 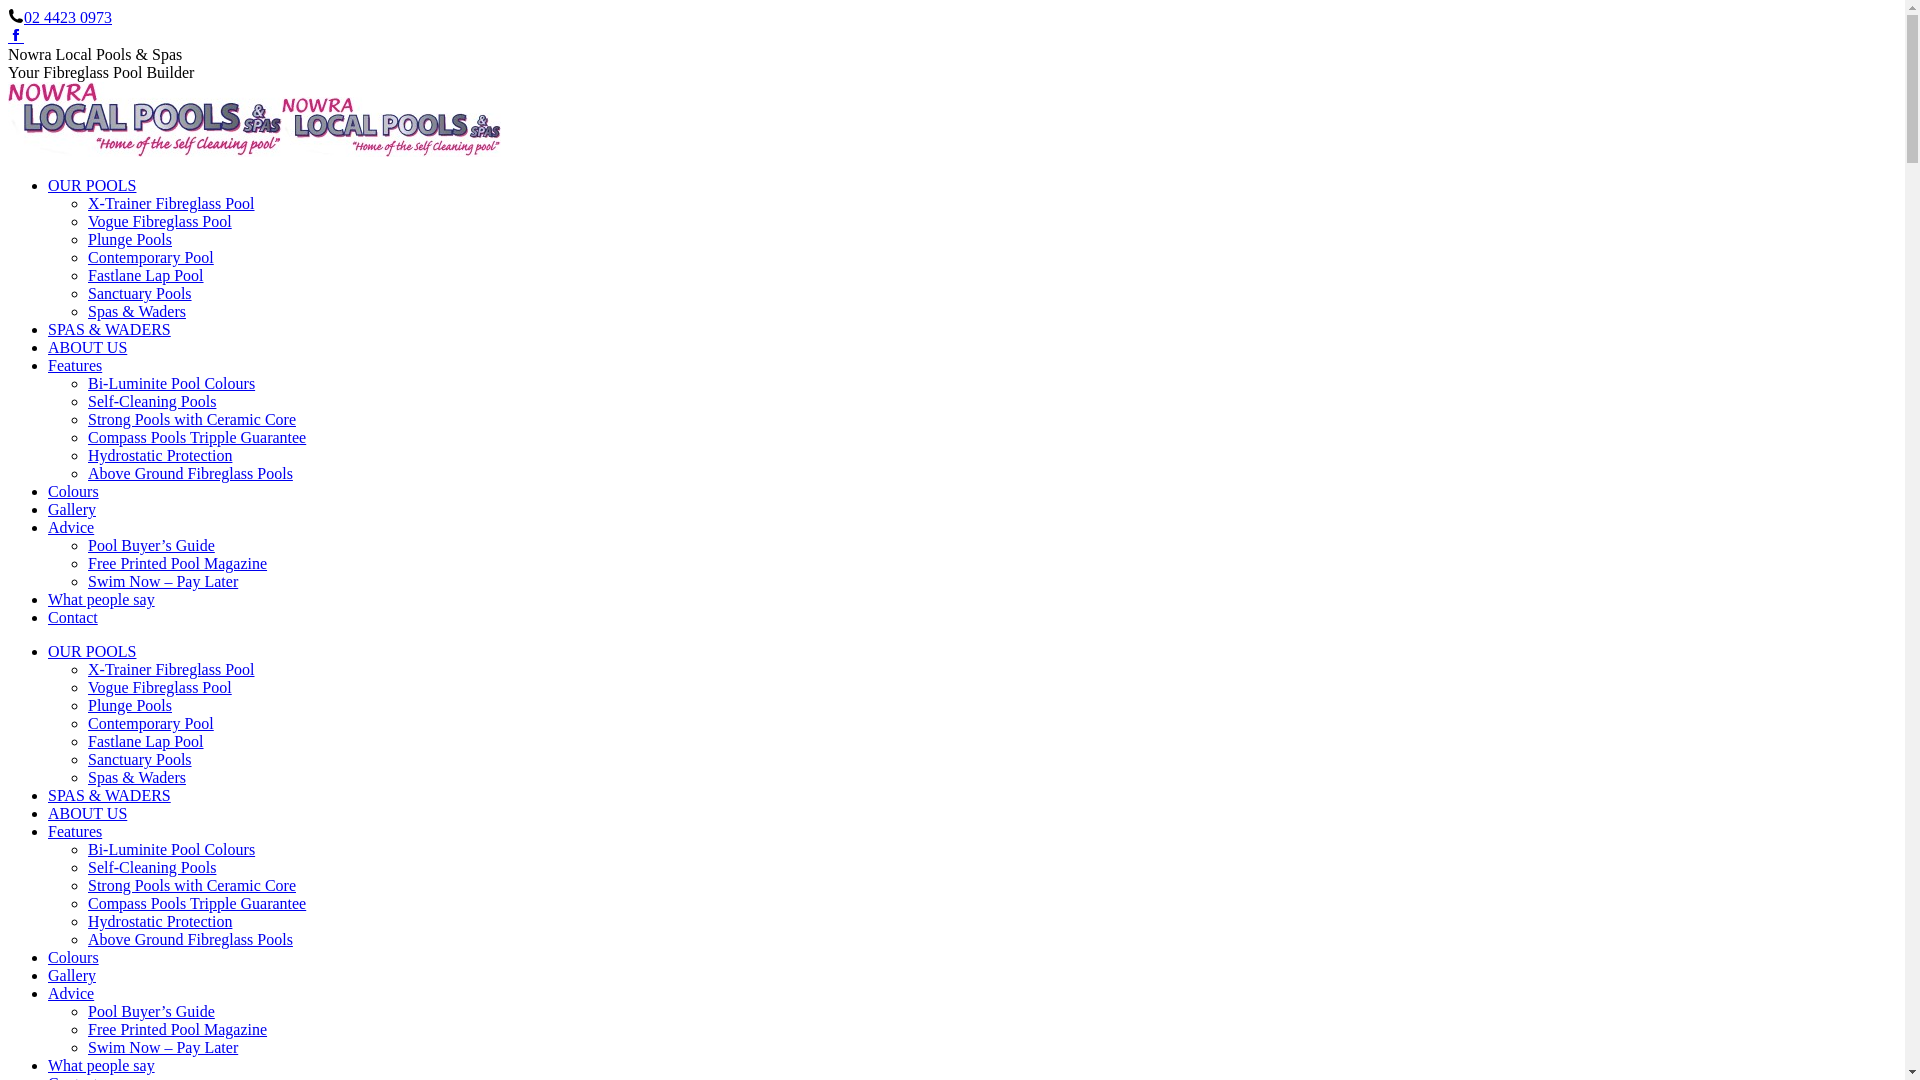 I want to click on 'Strong Pools with Ceramic Core', so click(x=192, y=418).